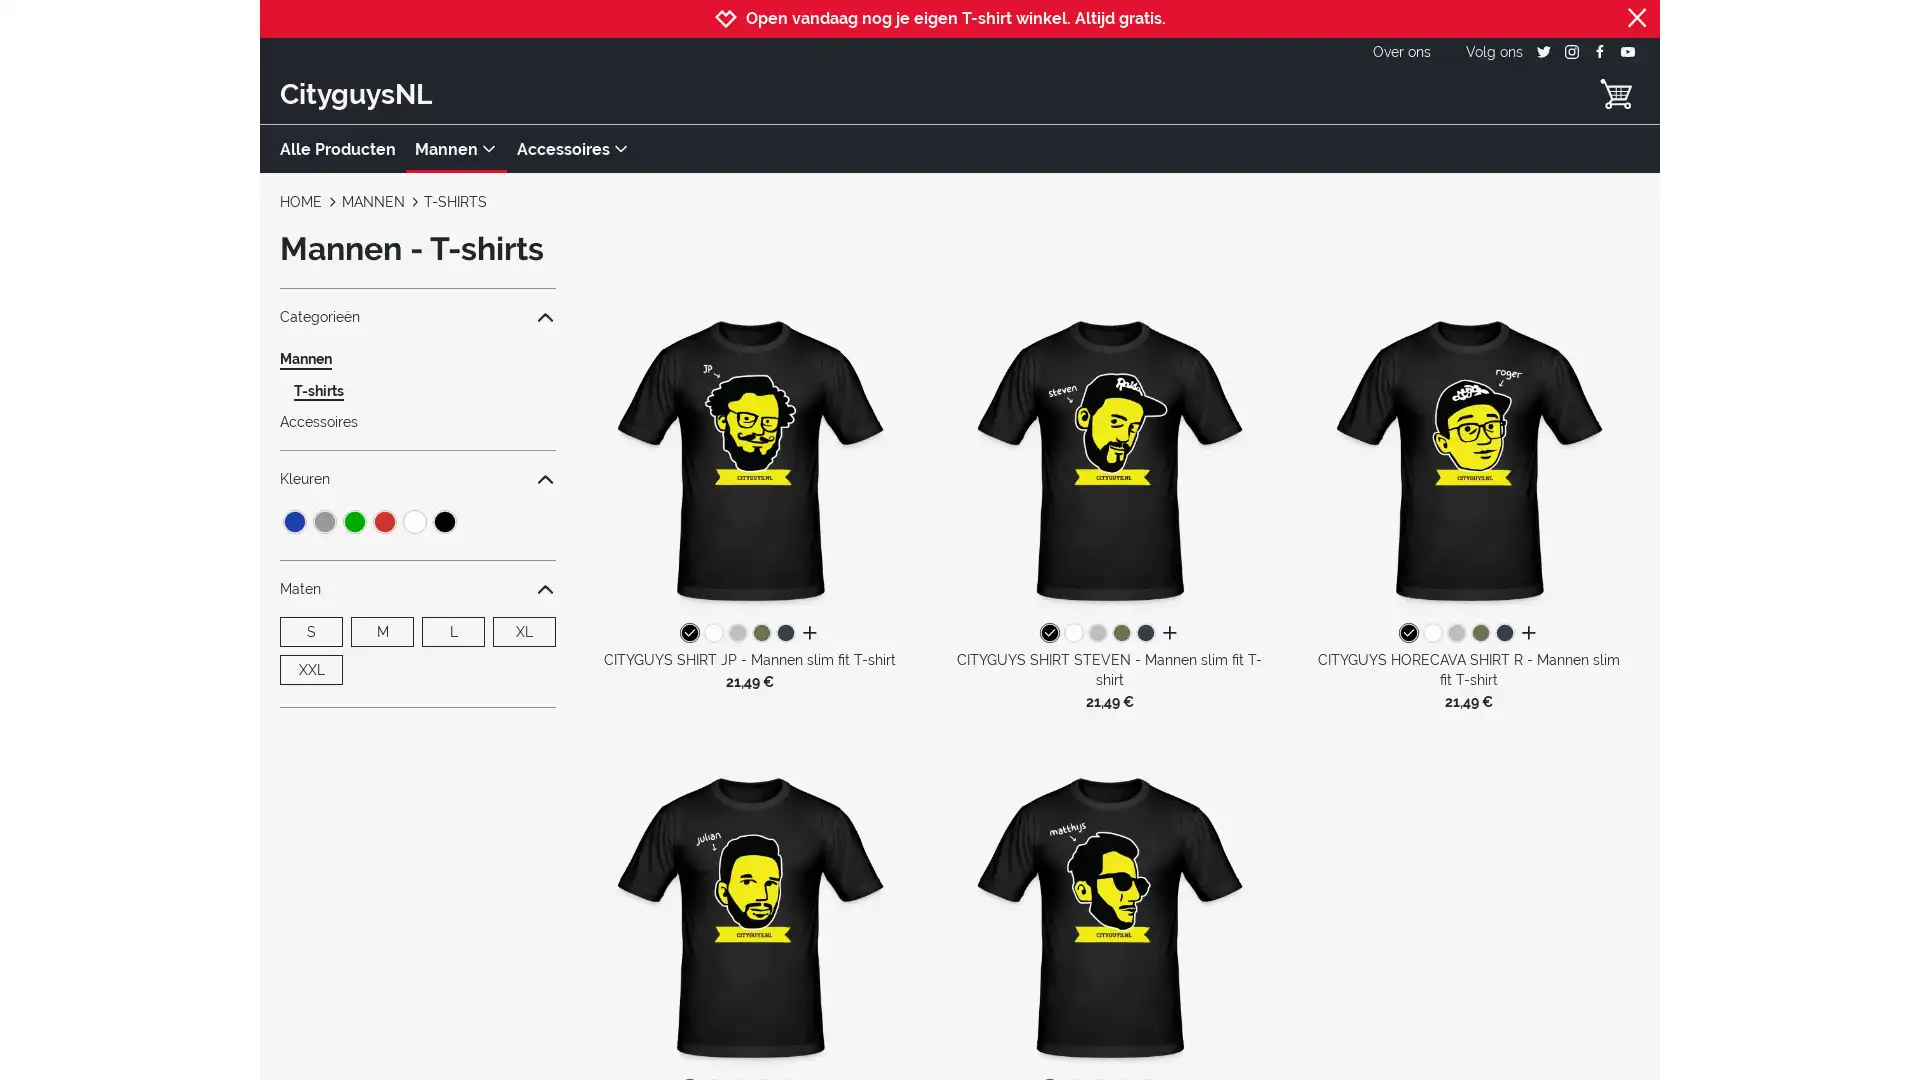 The width and height of the screenshot is (1920, 1080). Describe the element at coordinates (1505, 633) in the screenshot. I see `navy` at that location.